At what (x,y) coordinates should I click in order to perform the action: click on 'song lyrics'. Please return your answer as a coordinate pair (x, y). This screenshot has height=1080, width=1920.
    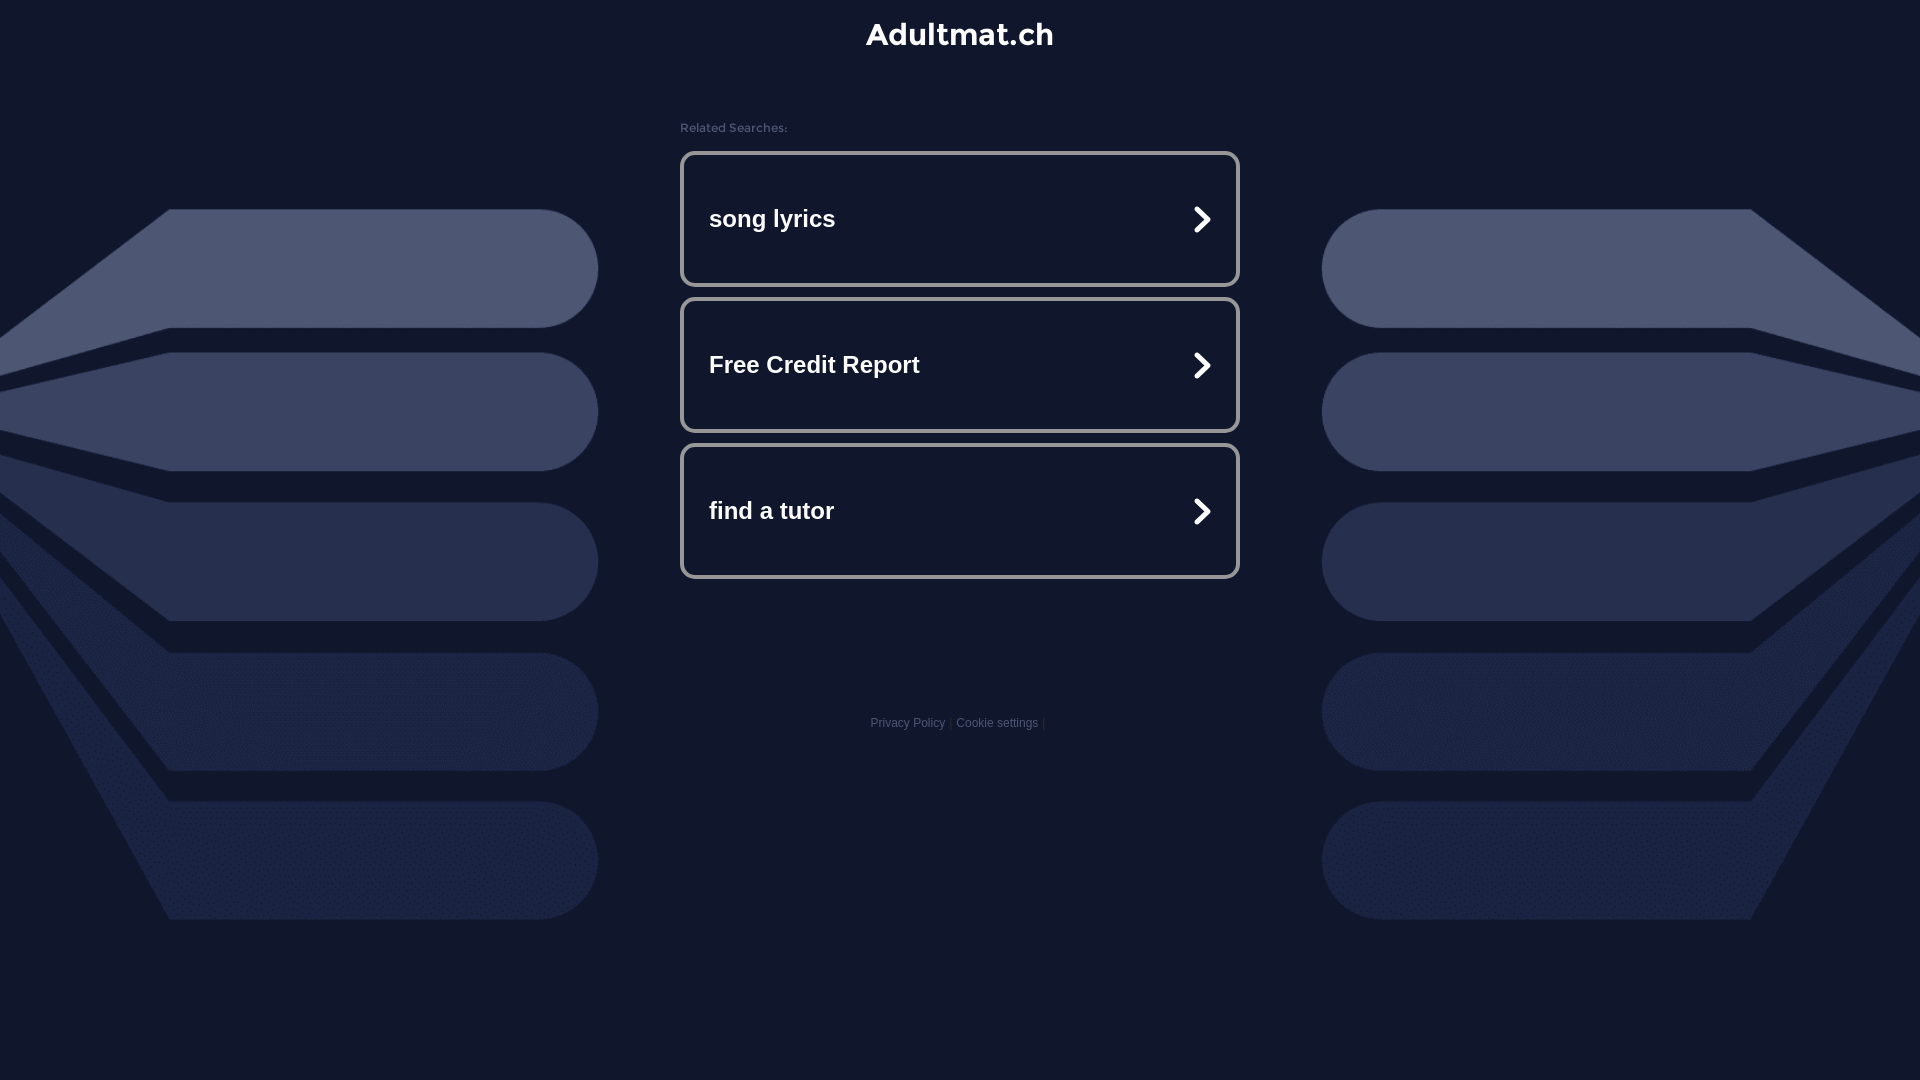
    Looking at the image, I should click on (960, 219).